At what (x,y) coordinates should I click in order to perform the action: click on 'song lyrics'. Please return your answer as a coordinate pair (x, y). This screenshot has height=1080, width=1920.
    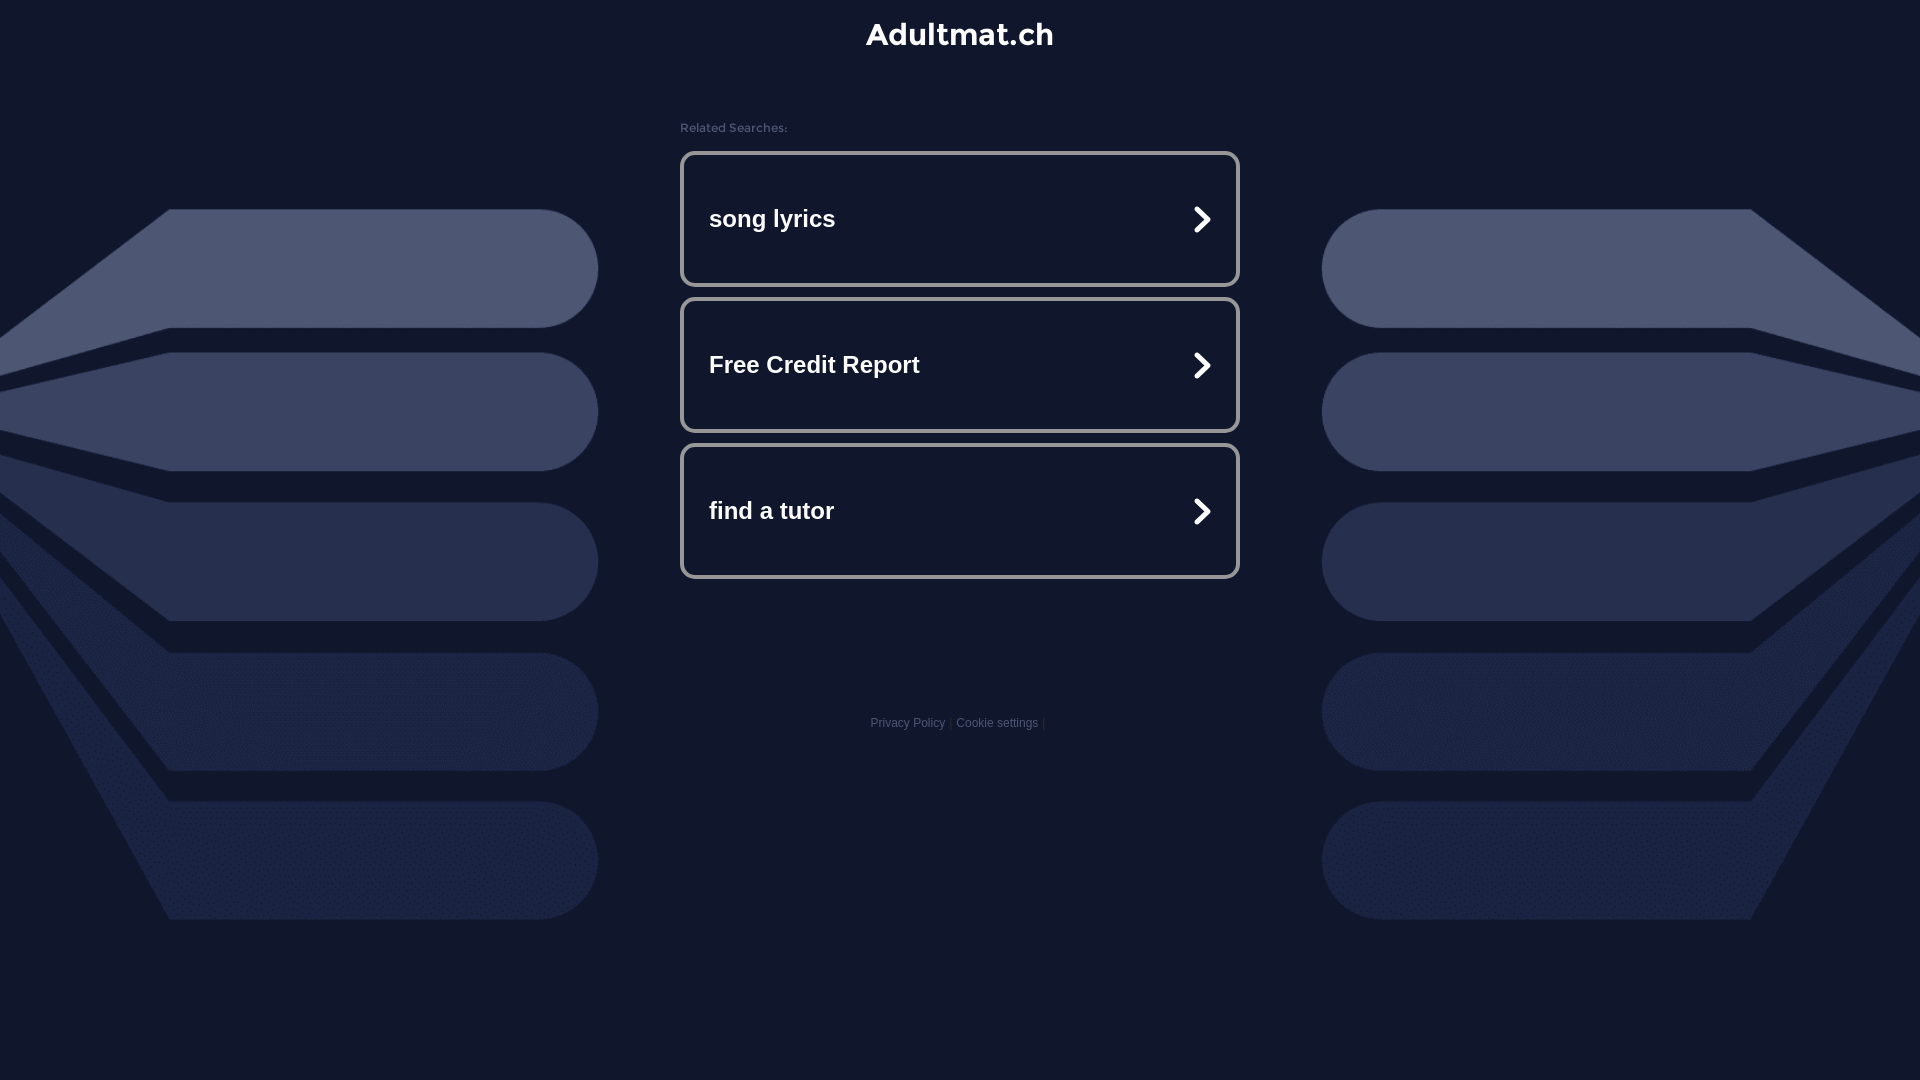
    Looking at the image, I should click on (960, 219).